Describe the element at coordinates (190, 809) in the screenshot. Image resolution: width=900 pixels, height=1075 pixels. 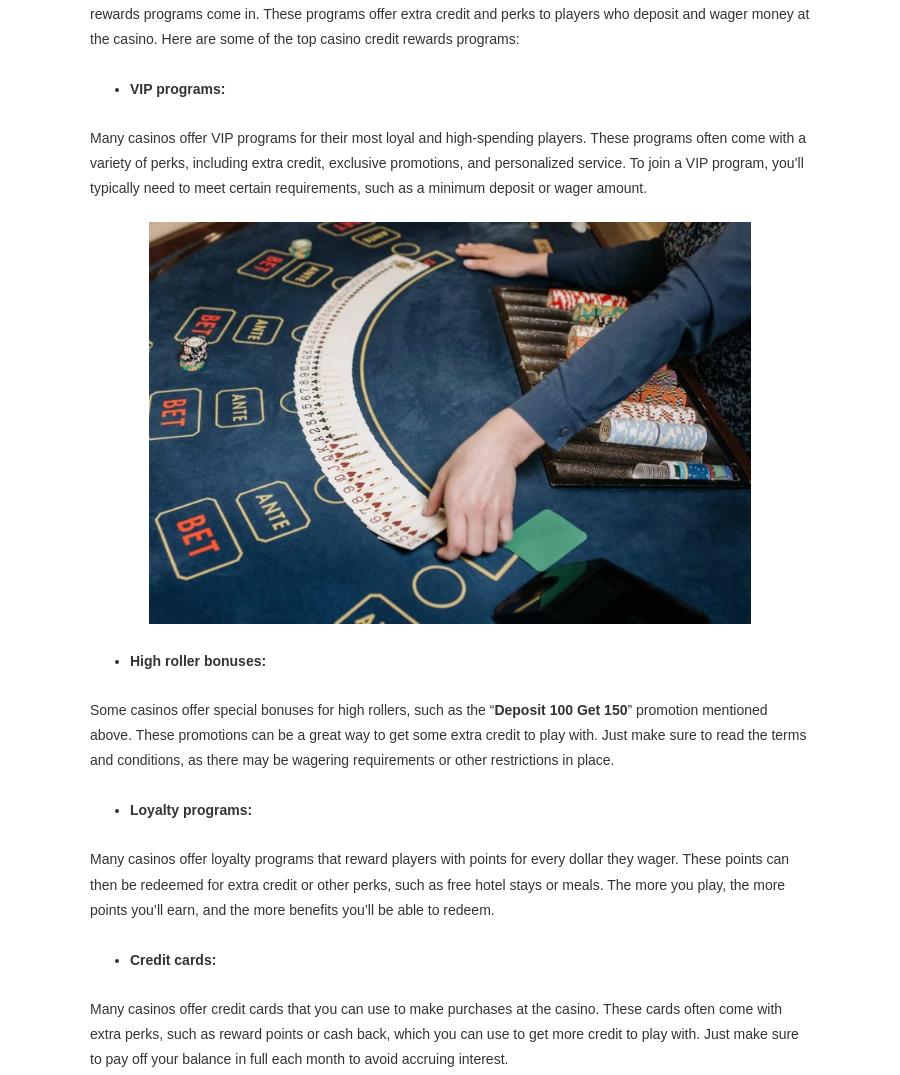
I see `'Loyalty programs:'` at that location.